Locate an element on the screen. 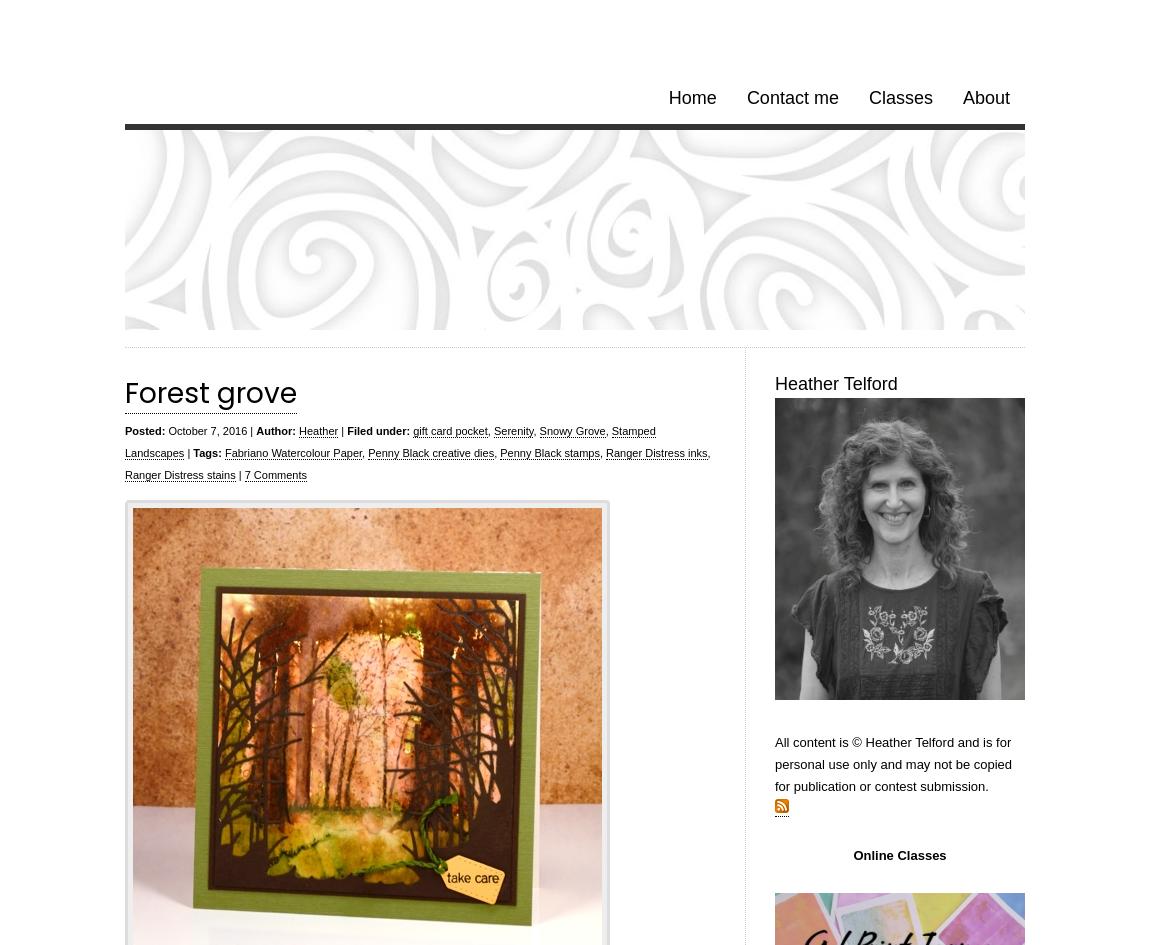 Image resolution: width=1150 pixels, height=945 pixels. 'Ranger Distress inks' is located at coordinates (605, 453).